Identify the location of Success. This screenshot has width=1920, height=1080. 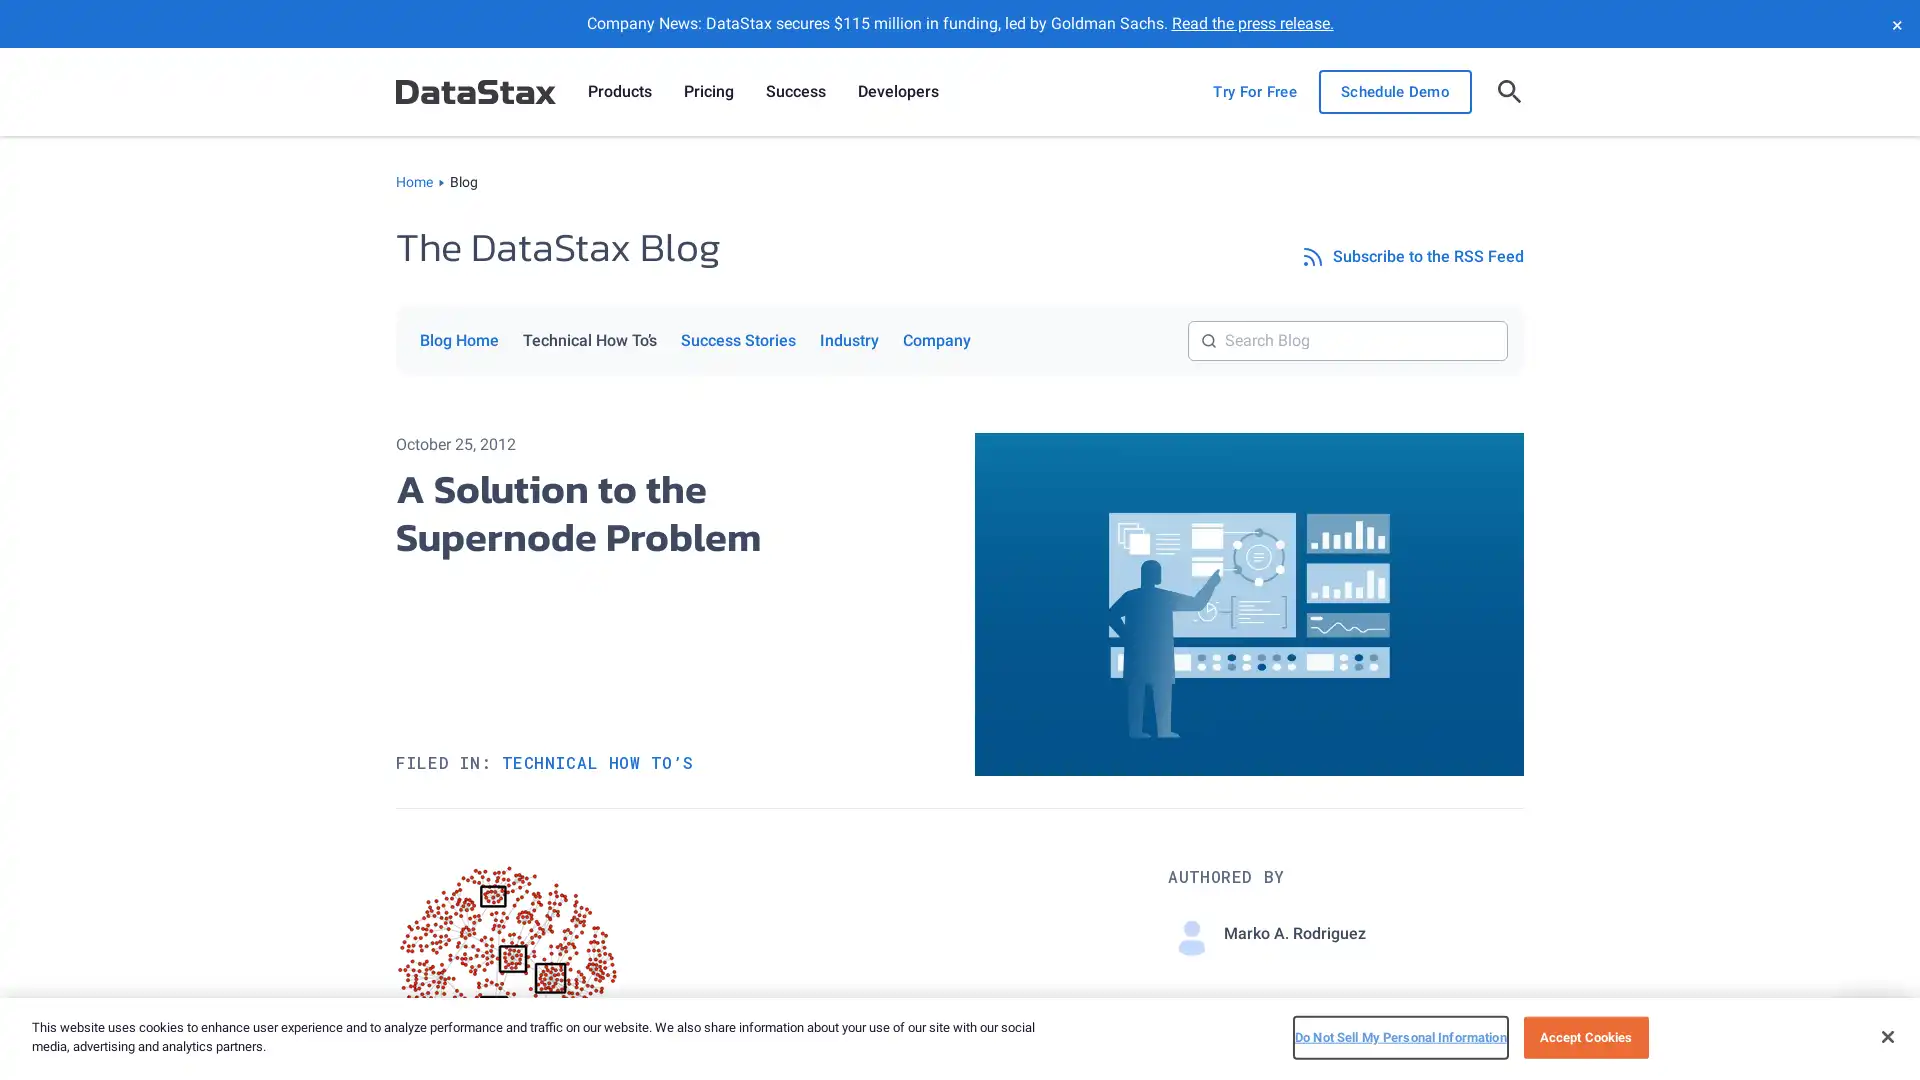
(795, 92).